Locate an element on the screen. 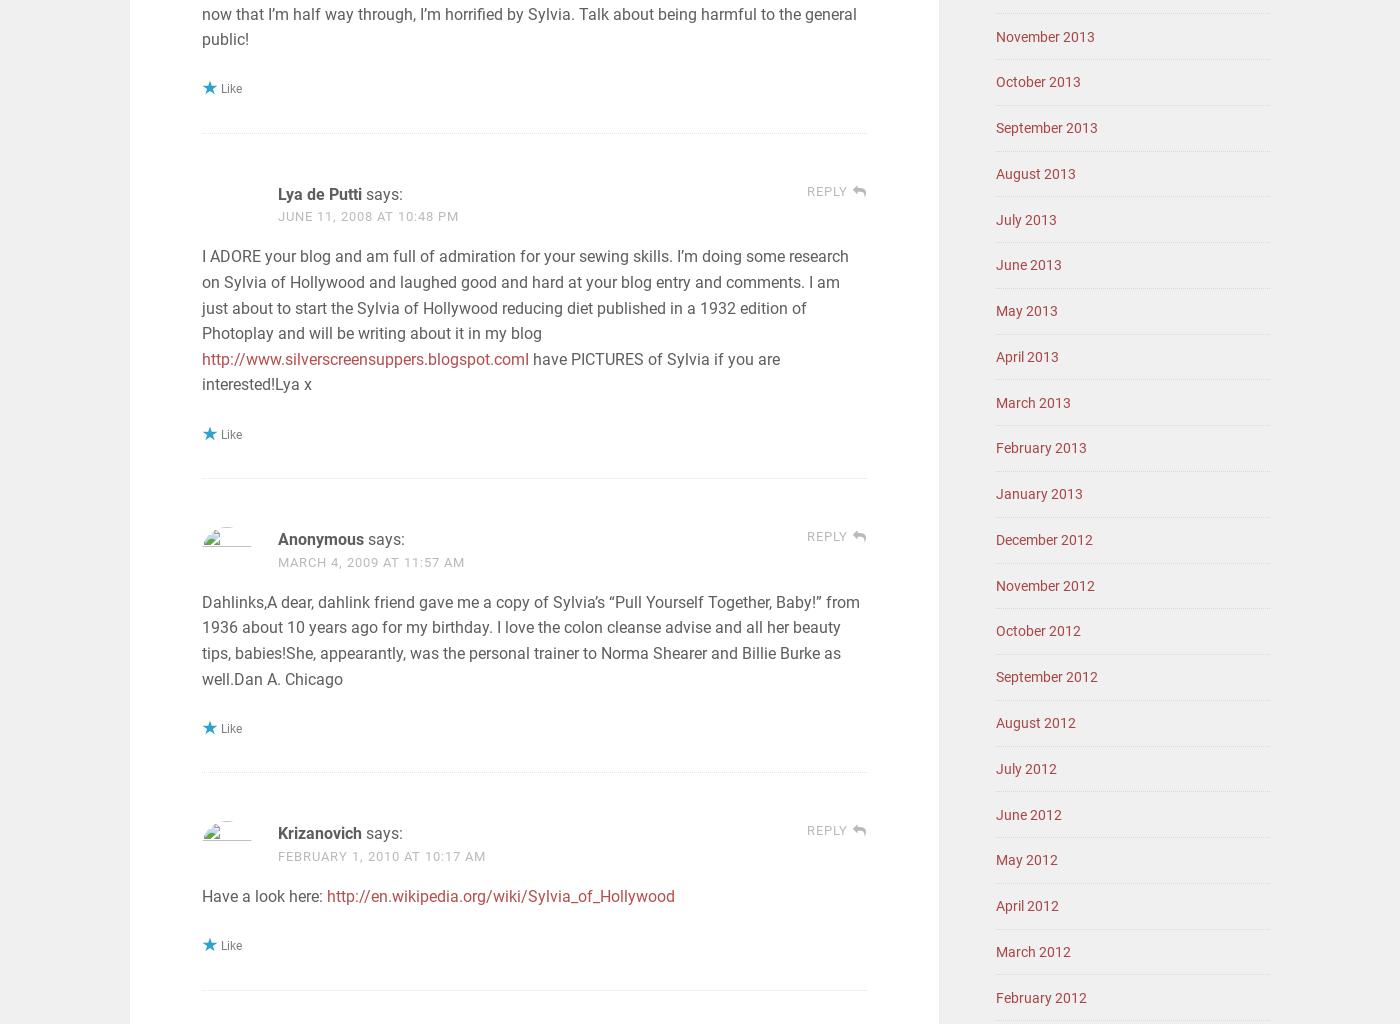 The width and height of the screenshot is (1400, 1024). 'Lya de Putti' is located at coordinates (319, 193).